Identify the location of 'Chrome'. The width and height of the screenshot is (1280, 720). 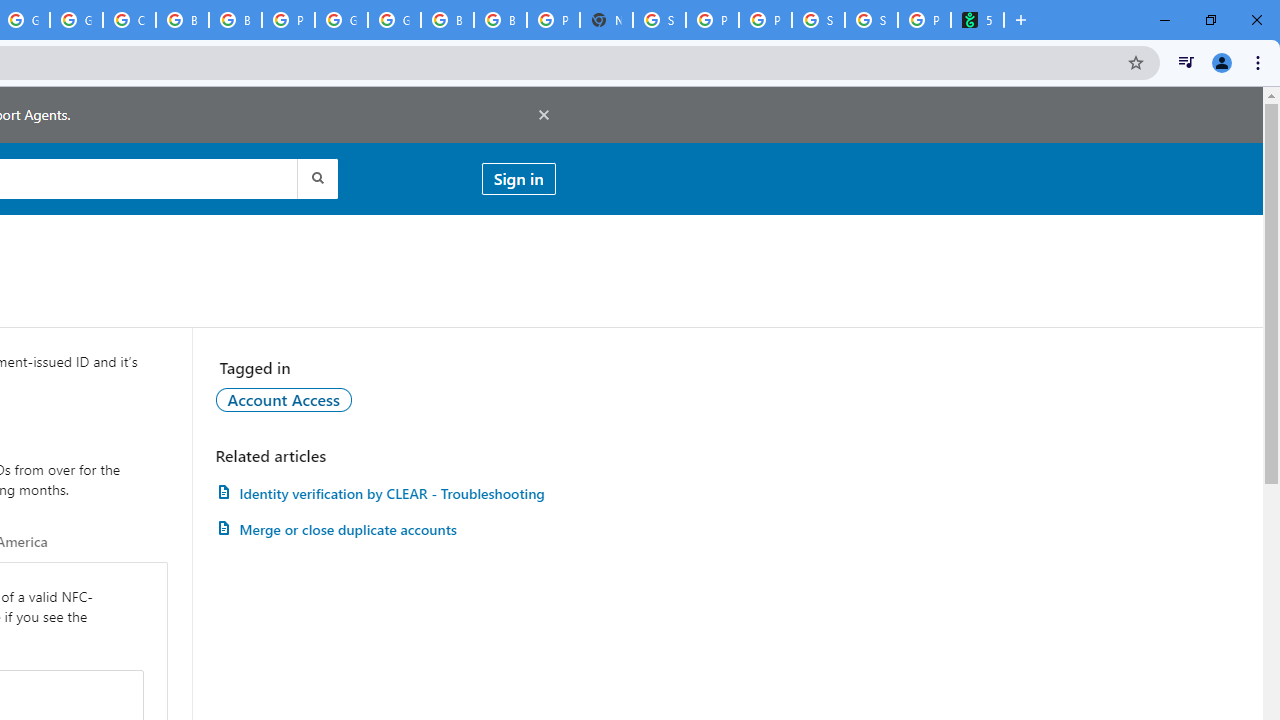
(1259, 61).